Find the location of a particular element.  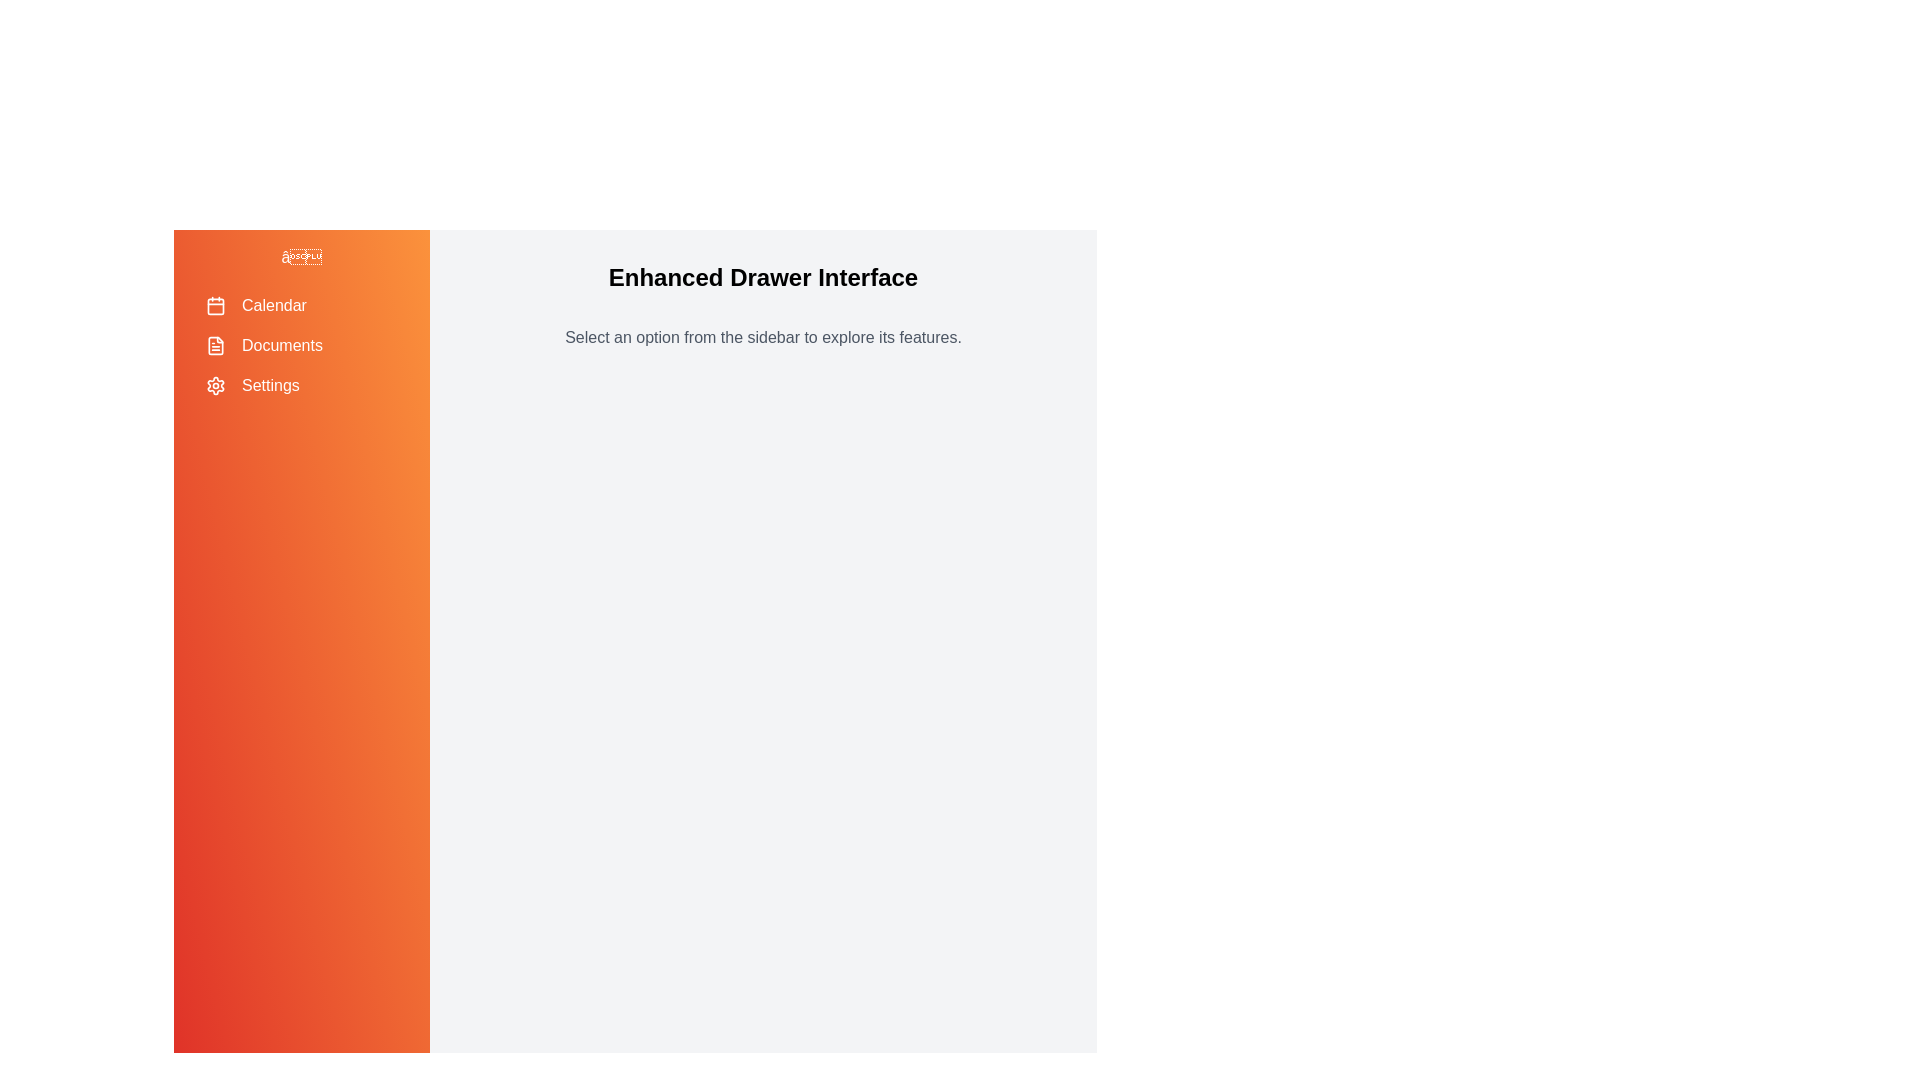

toggle button to open or close the drawer is located at coordinates (301, 257).